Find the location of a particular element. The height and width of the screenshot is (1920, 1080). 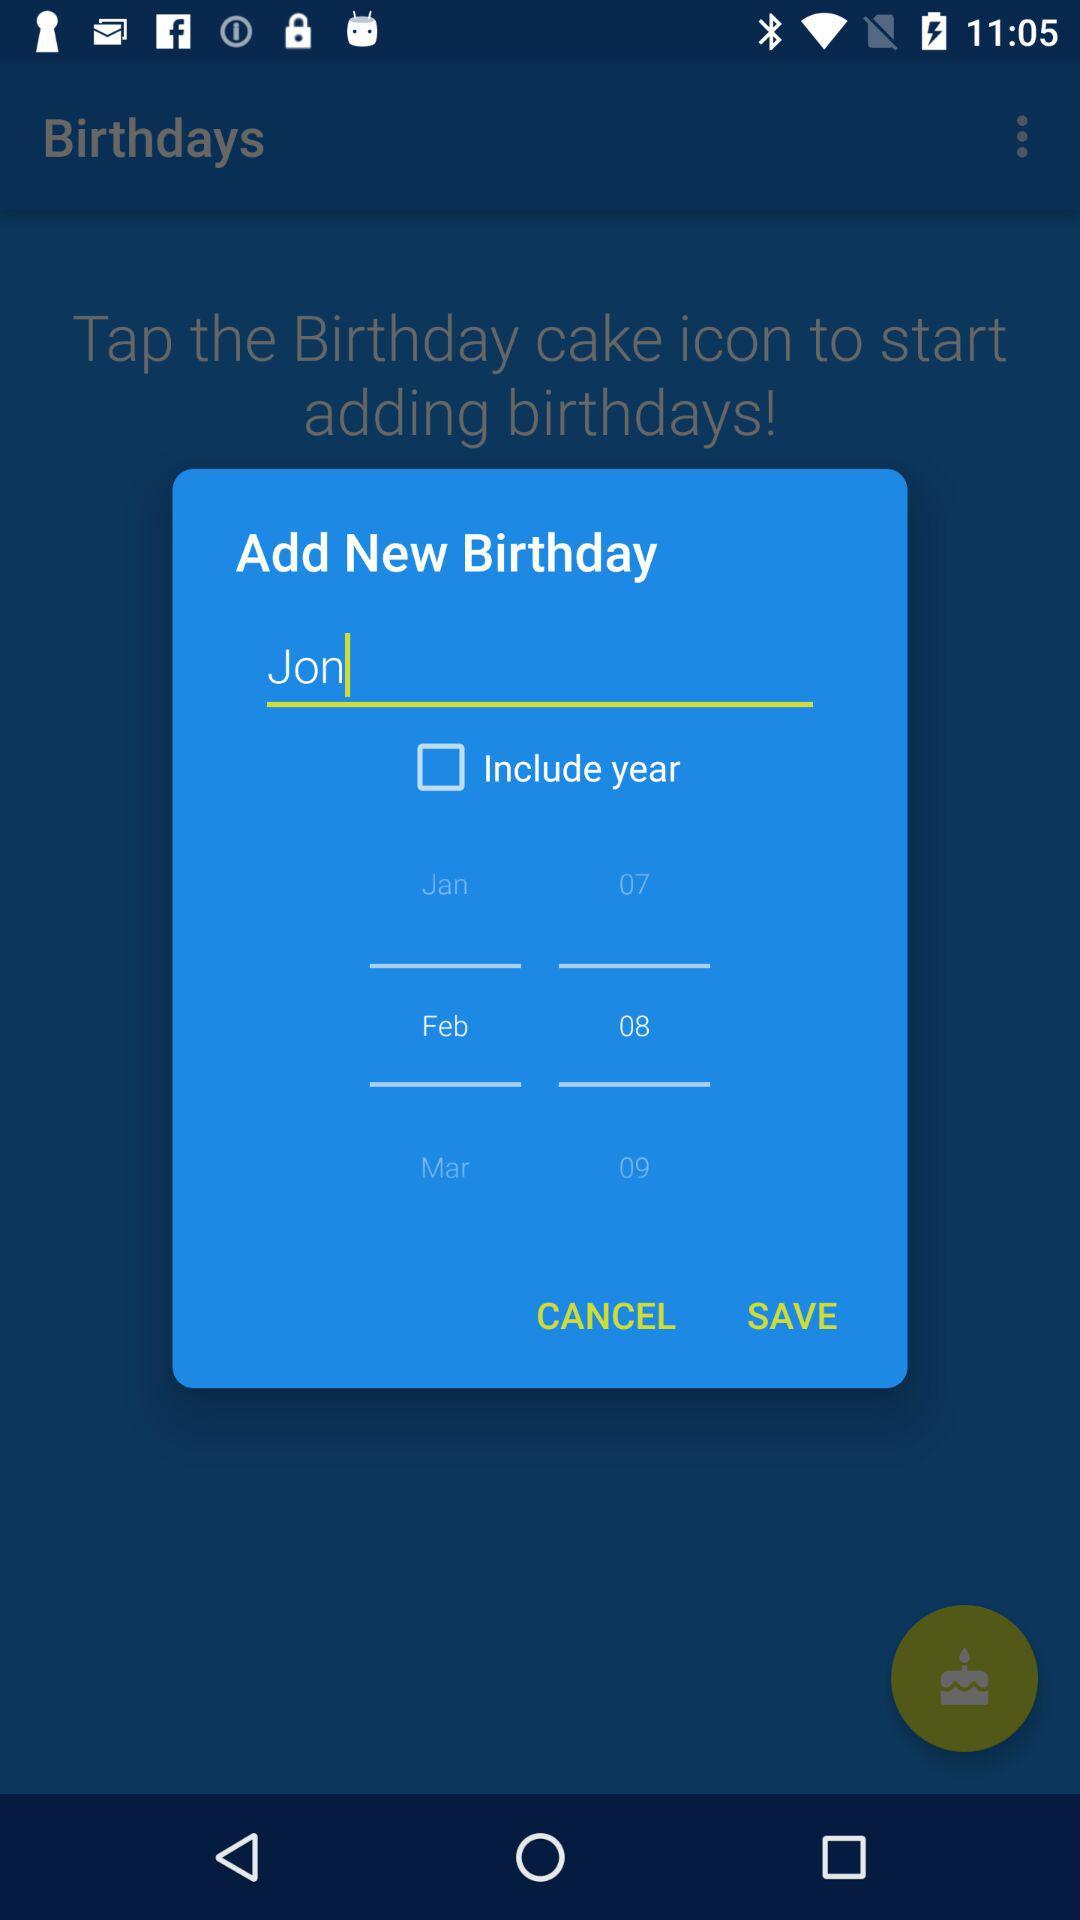

the item above the cancel icon is located at coordinates (634, 1024).